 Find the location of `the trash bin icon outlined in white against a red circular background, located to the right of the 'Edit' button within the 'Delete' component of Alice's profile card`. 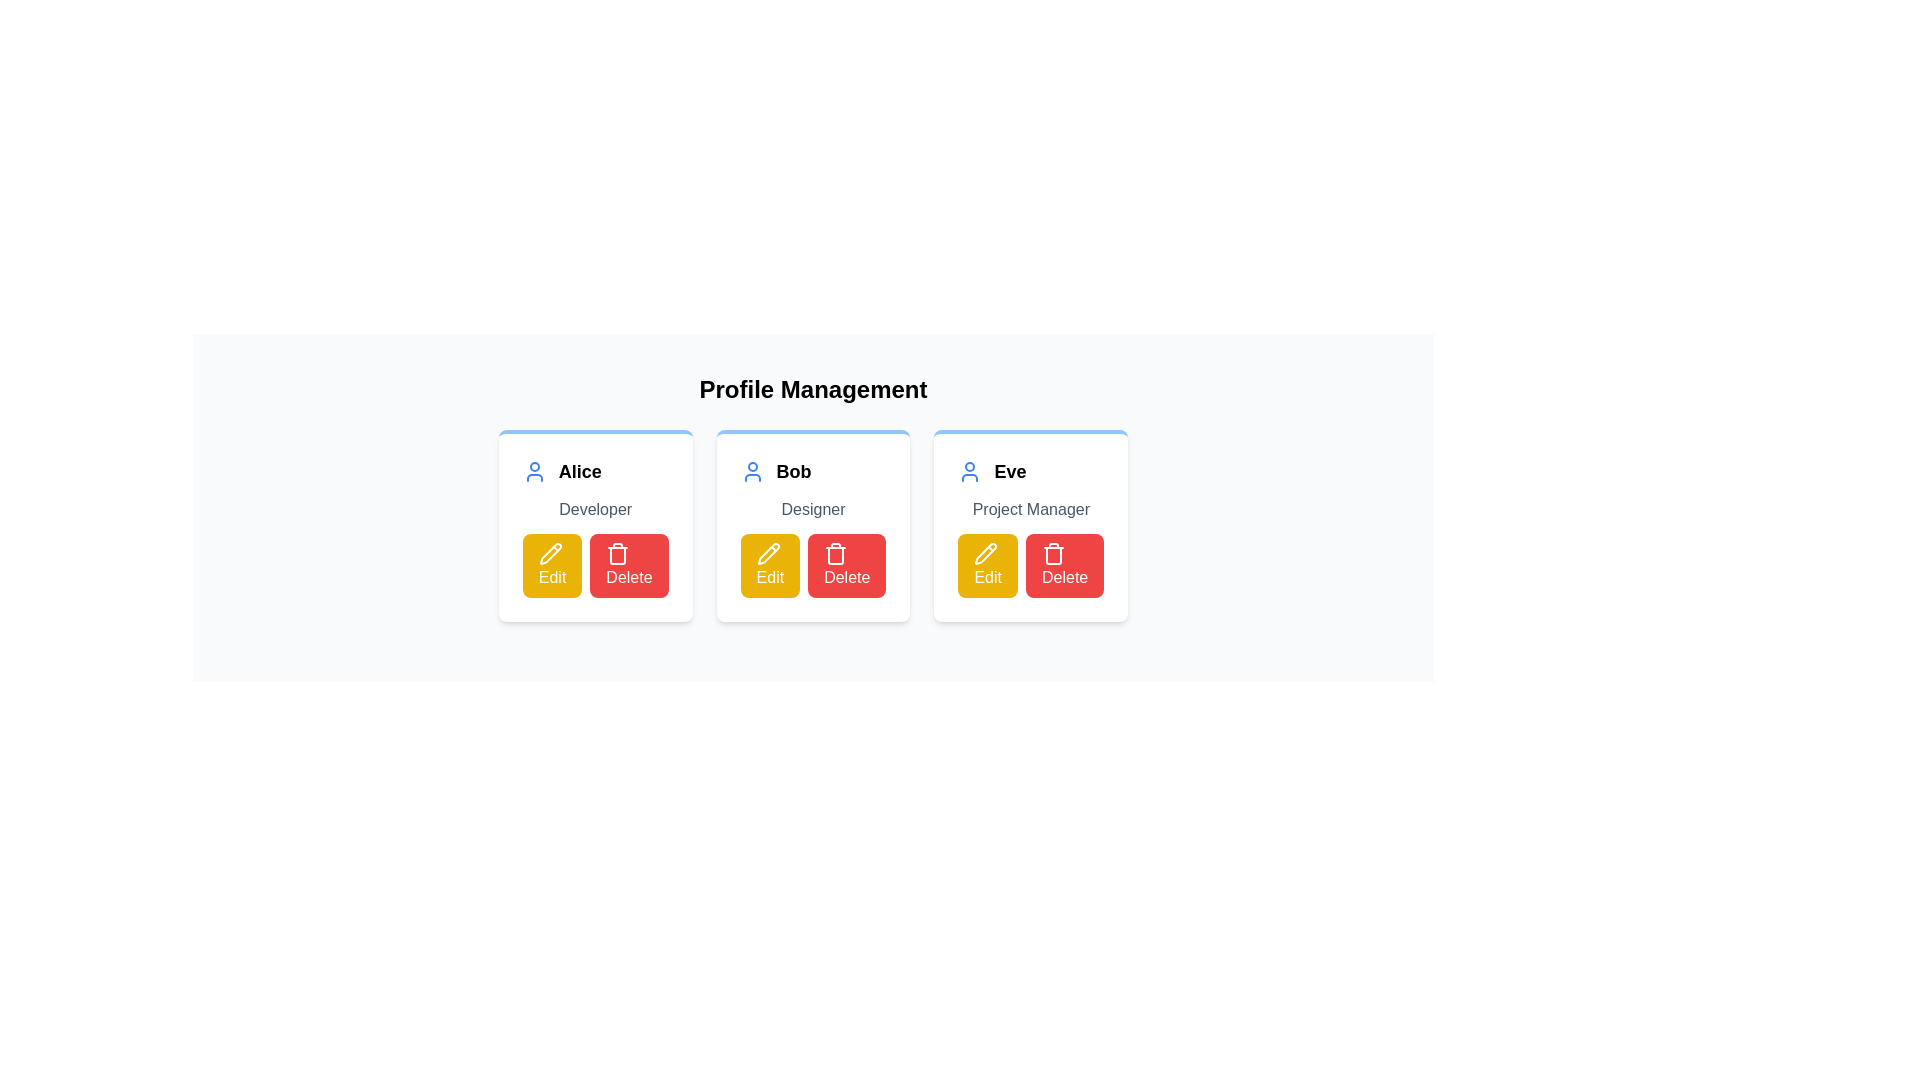

the trash bin icon outlined in white against a red circular background, located to the right of the 'Edit' button within the 'Delete' component of Alice's profile card is located at coordinates (617, 554).